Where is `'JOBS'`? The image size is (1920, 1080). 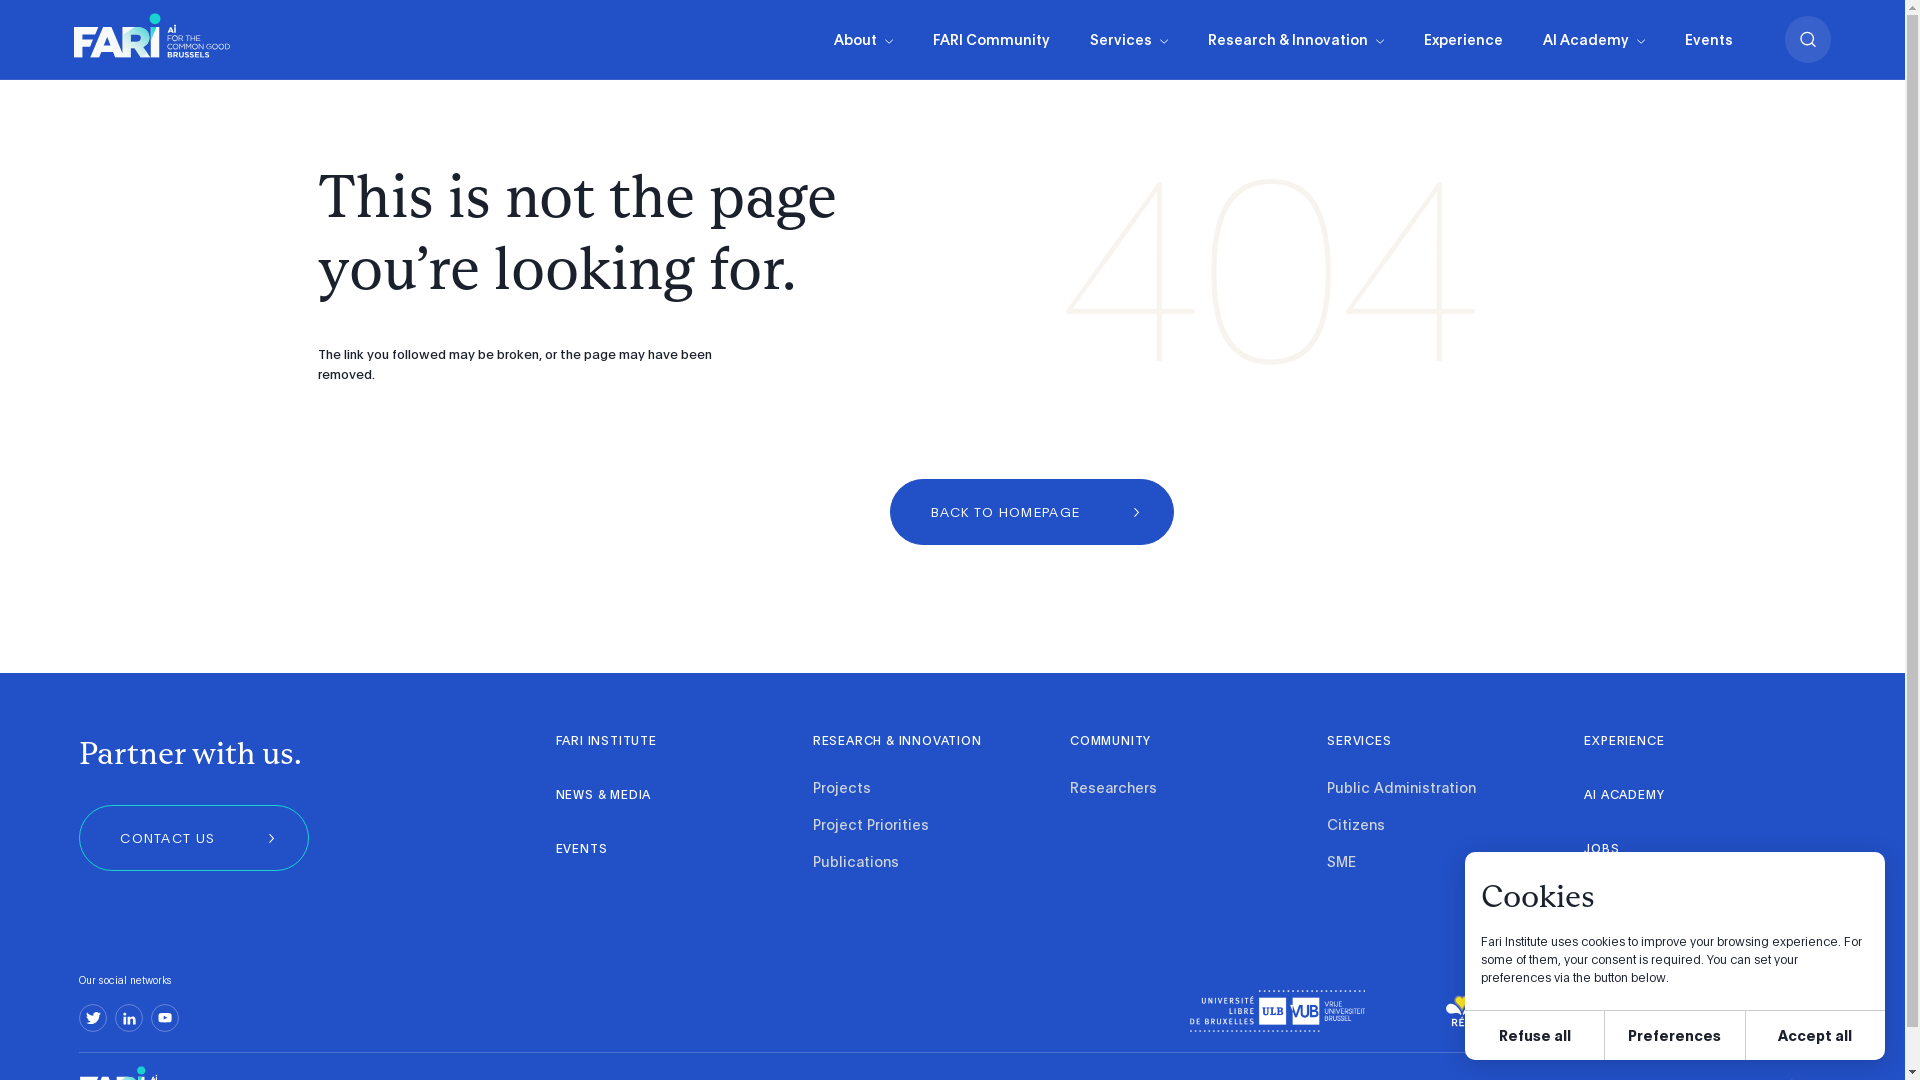
'JOBS' is located at coordinates (1603, 849).